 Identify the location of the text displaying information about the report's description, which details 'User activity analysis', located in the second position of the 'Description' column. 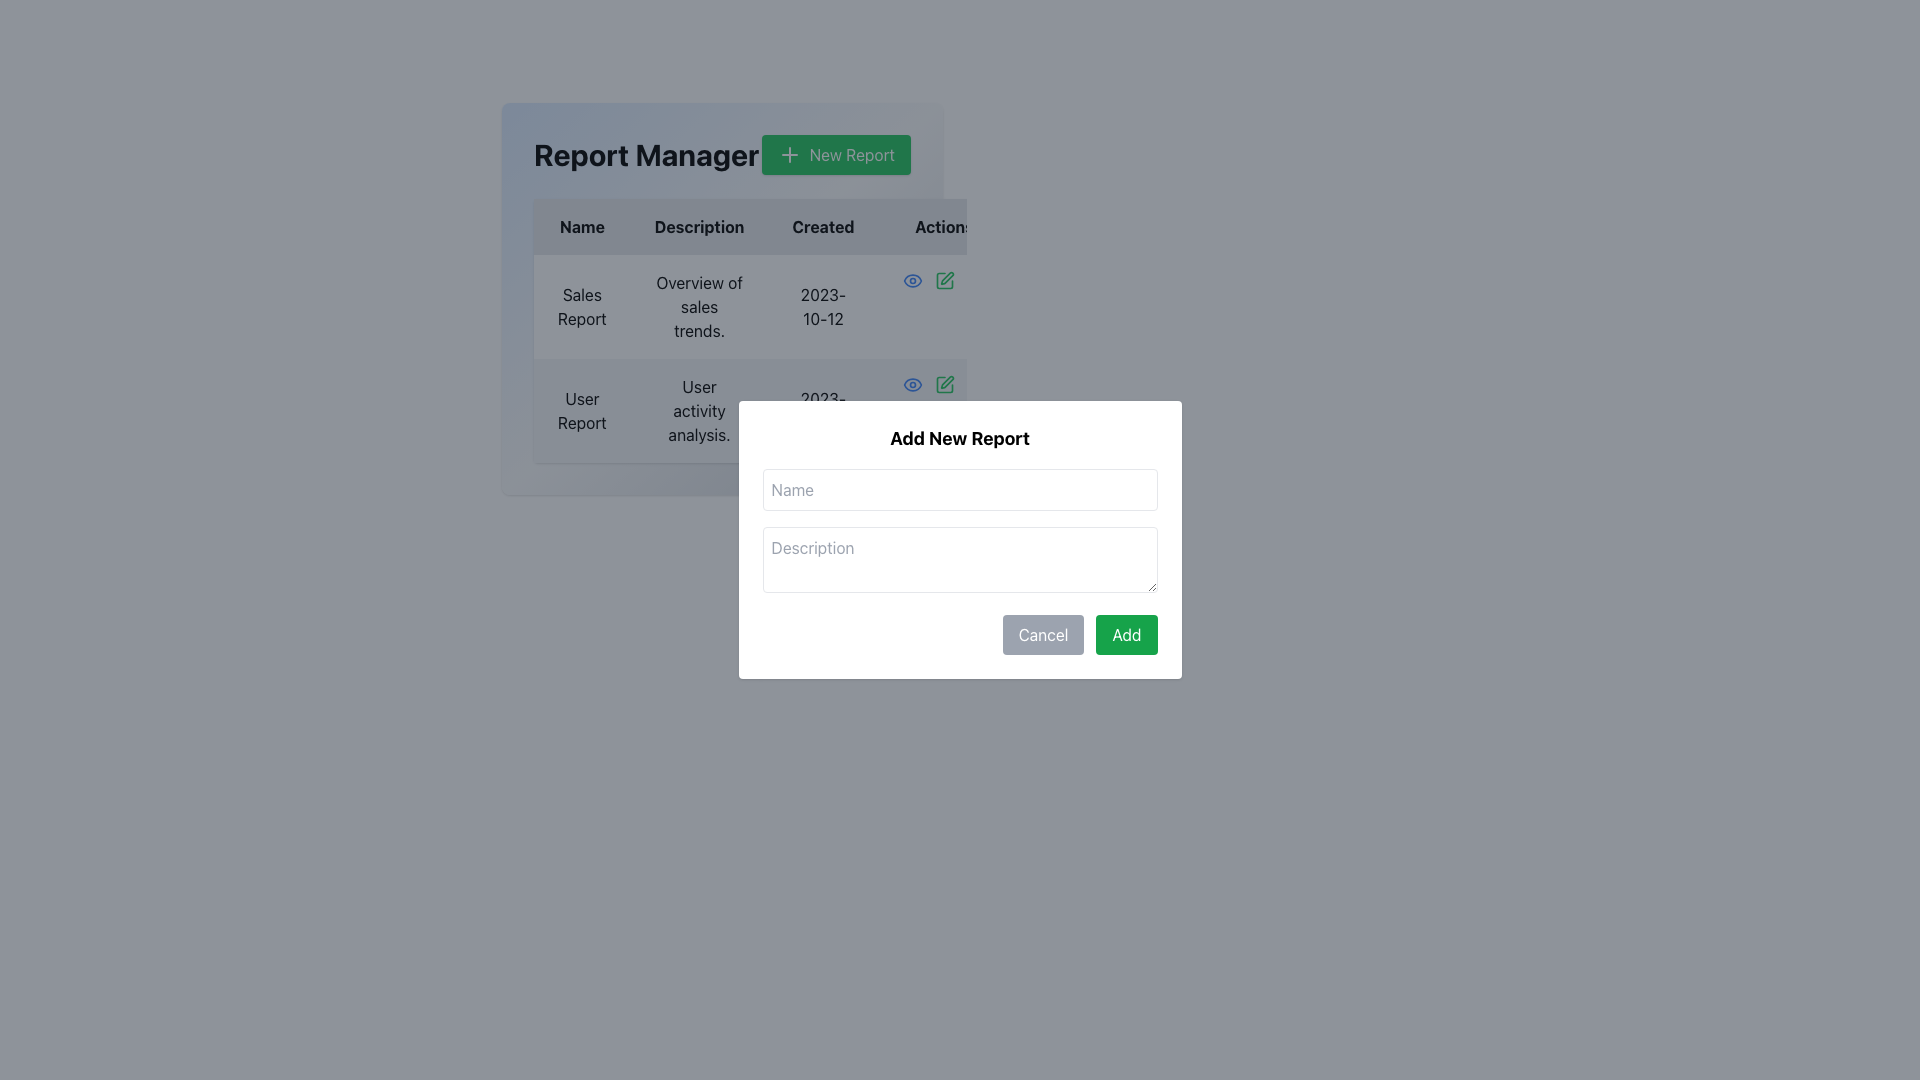
(699, 410).